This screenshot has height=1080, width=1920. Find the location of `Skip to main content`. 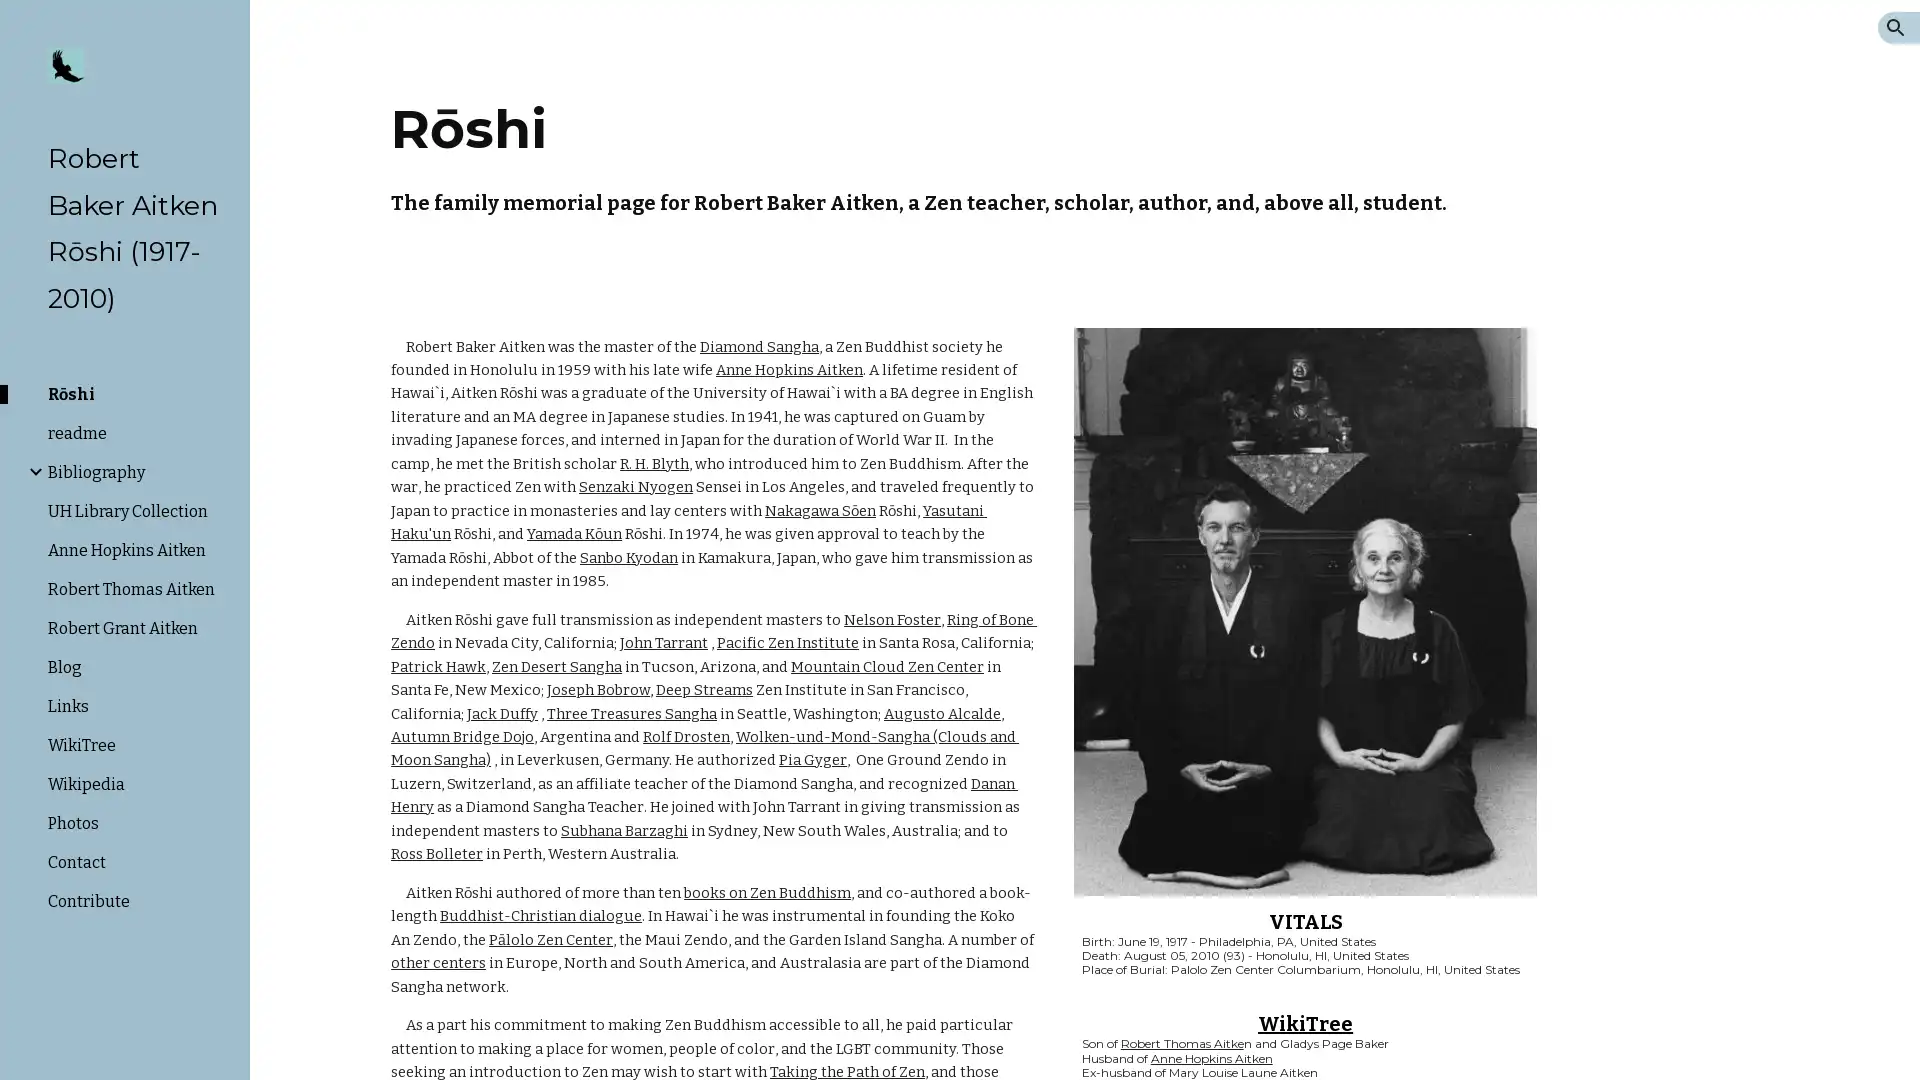

Skip to main content is located at coordinates (787, 37).